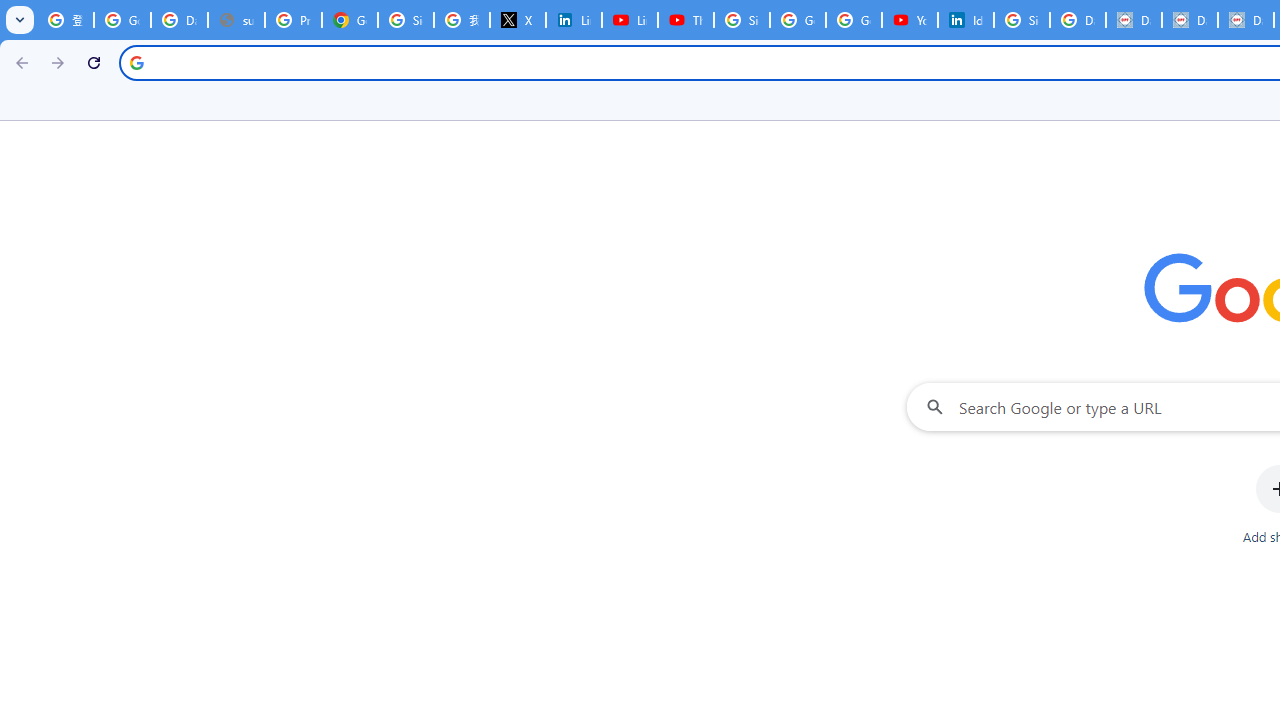  Describe the element at coordinates (628, 20) in the screenshot. I see `'LinkedIn - YouTube'` at that location.